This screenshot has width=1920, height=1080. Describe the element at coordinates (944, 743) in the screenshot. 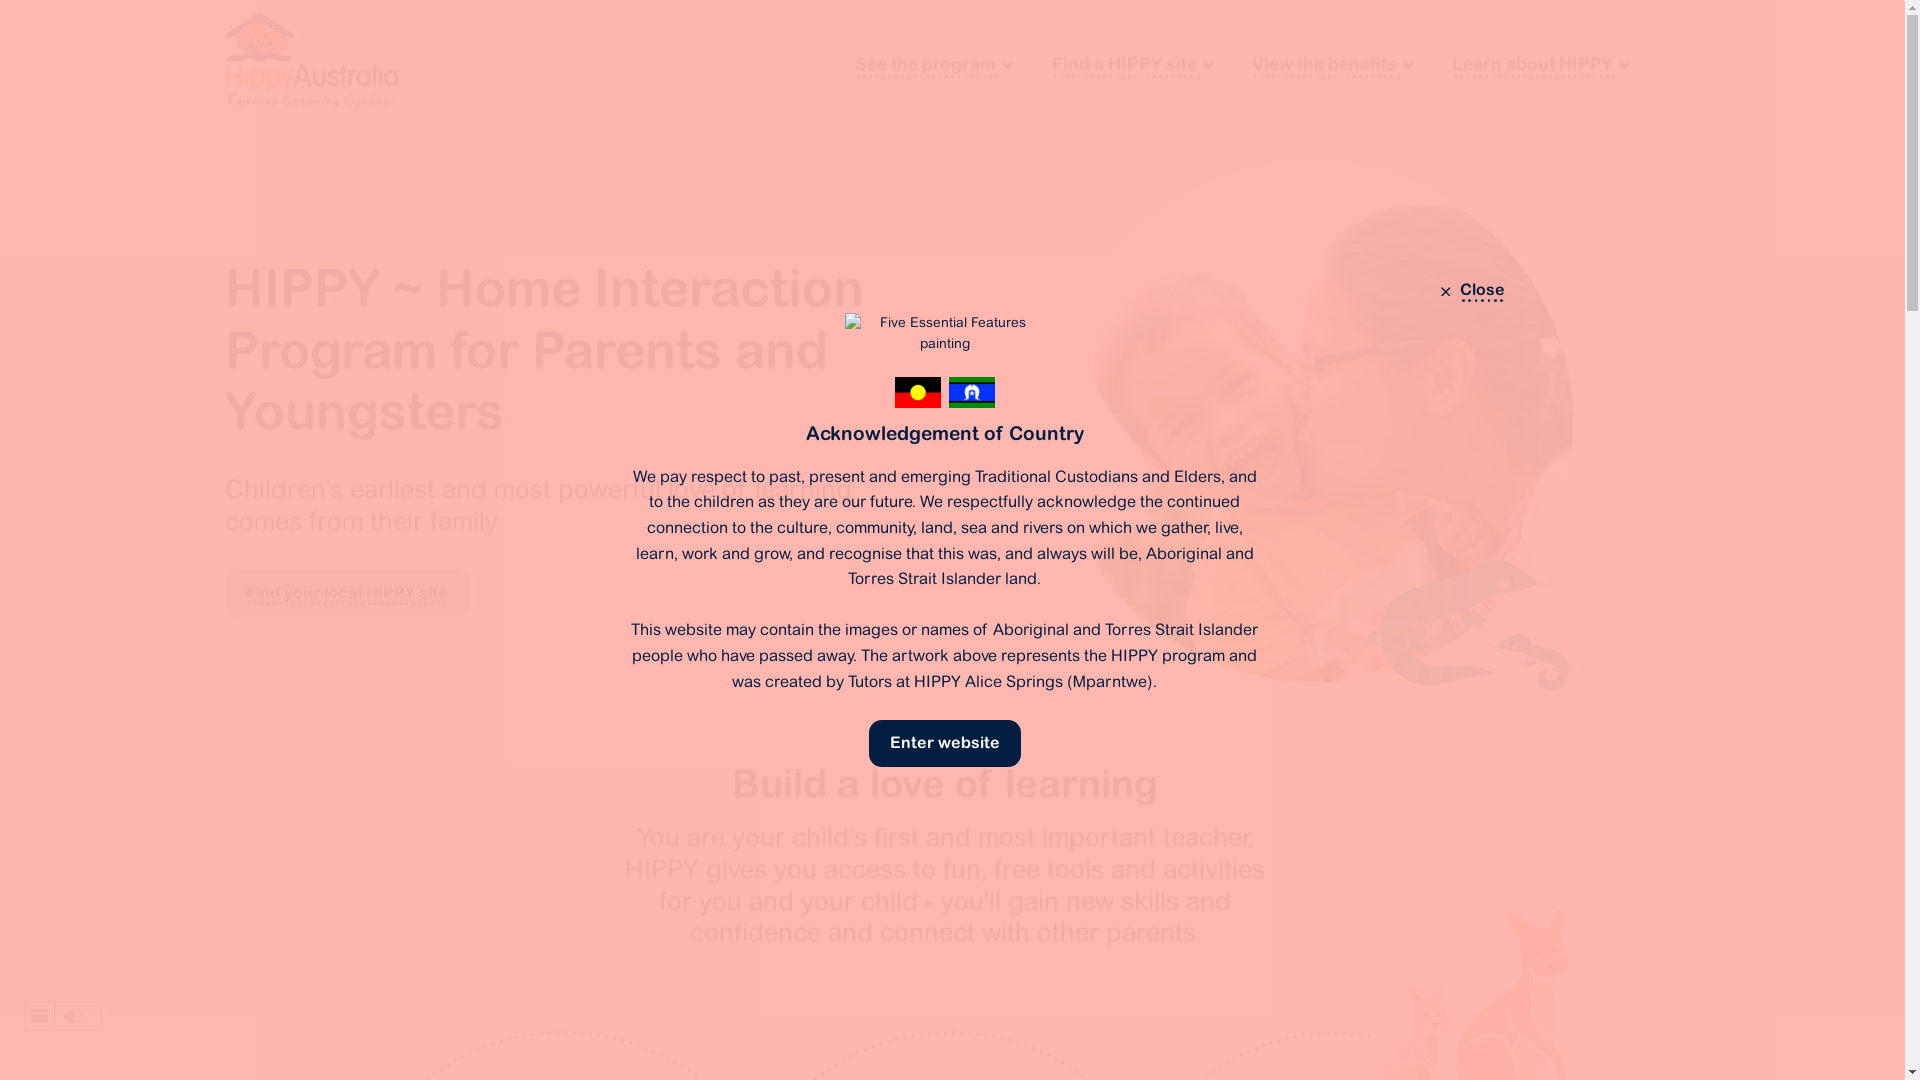

I see `'Enter website'` at that location.